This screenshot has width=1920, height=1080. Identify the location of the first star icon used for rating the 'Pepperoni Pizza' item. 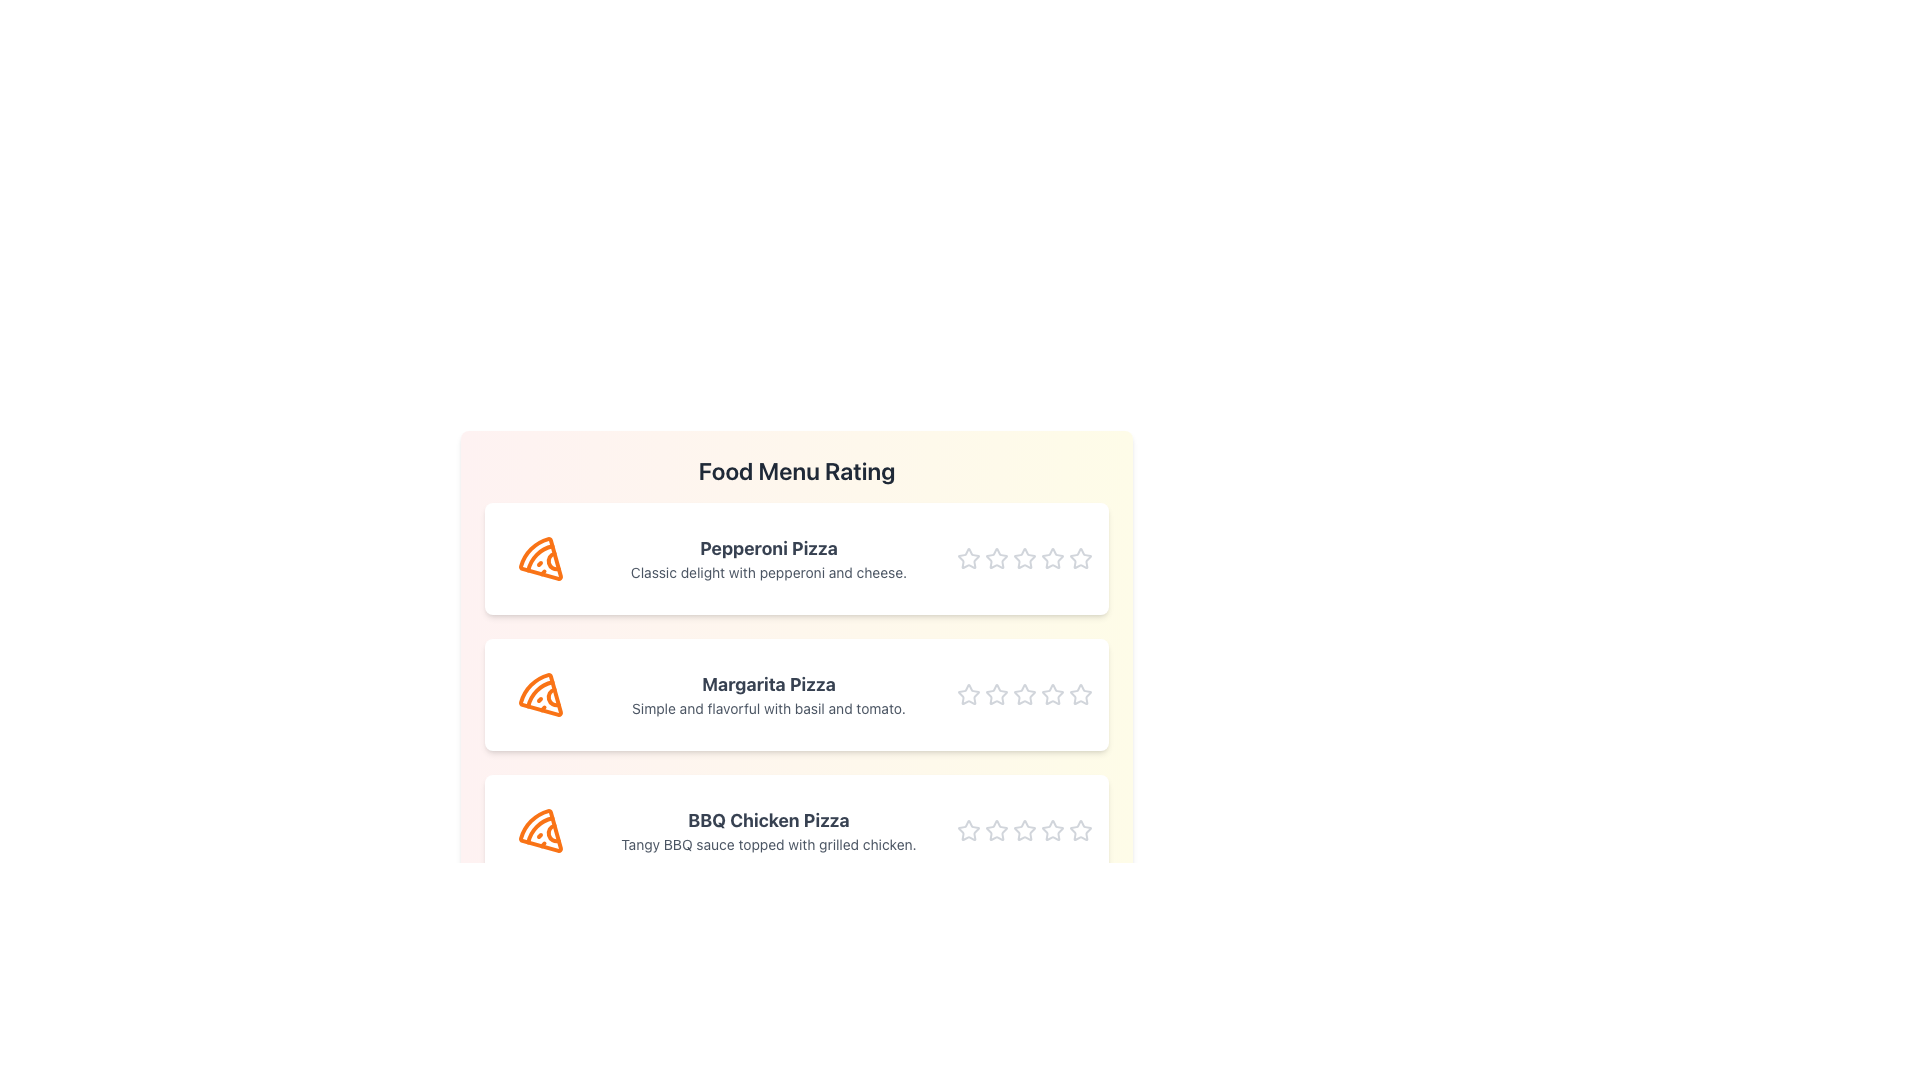
(969, 559).